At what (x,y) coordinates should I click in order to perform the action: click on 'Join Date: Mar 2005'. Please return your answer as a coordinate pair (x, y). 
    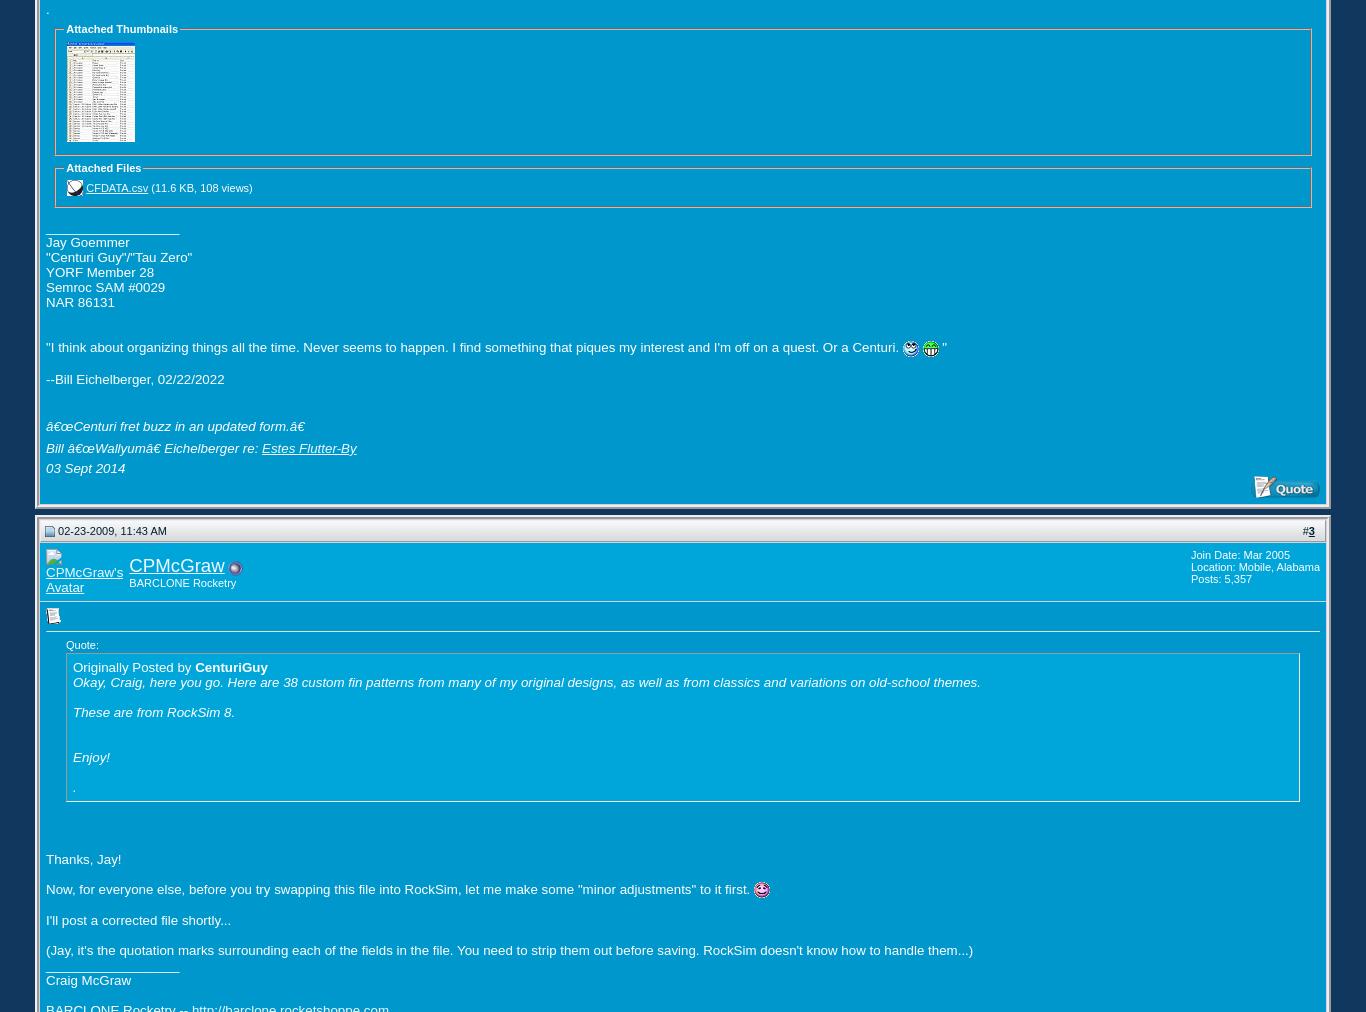
    Looking at the image, I should click on (1190, 553).